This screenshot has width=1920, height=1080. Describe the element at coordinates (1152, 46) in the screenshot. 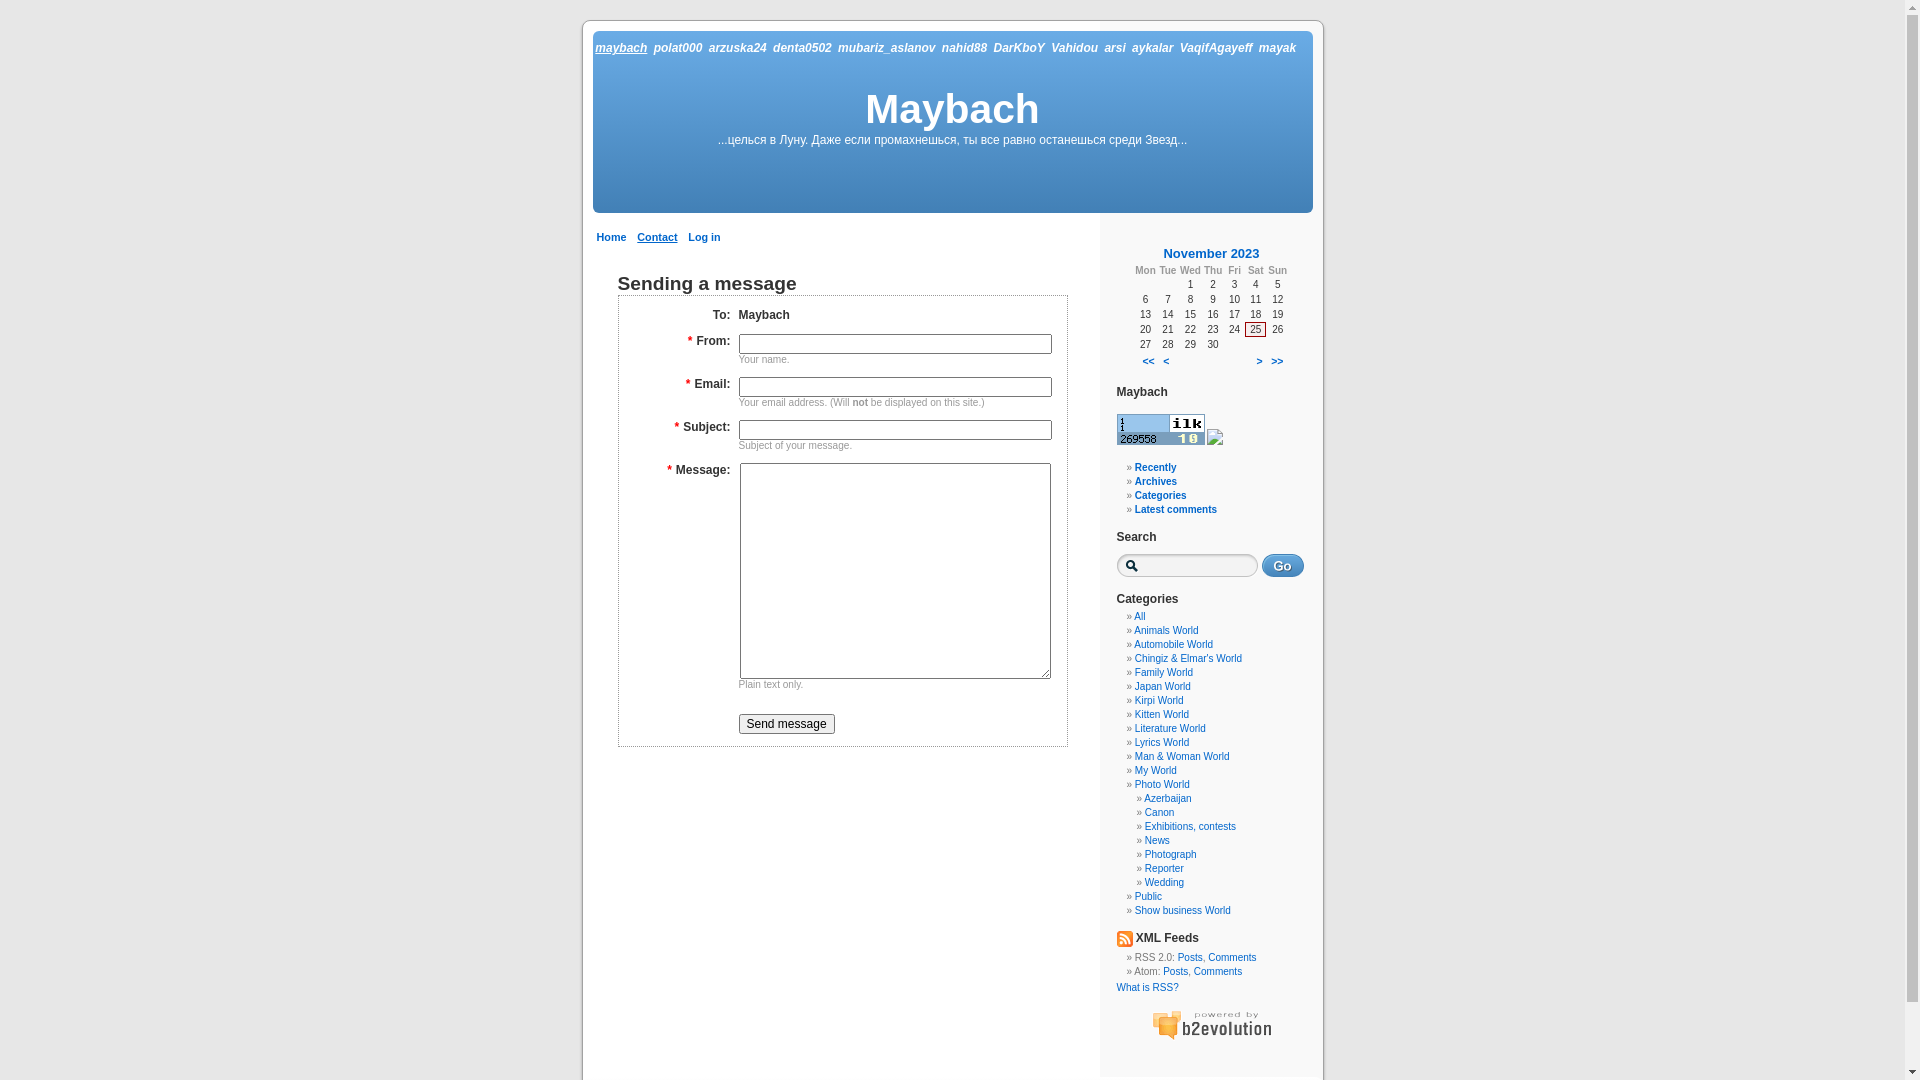

I see `'aykalar'` at that location.